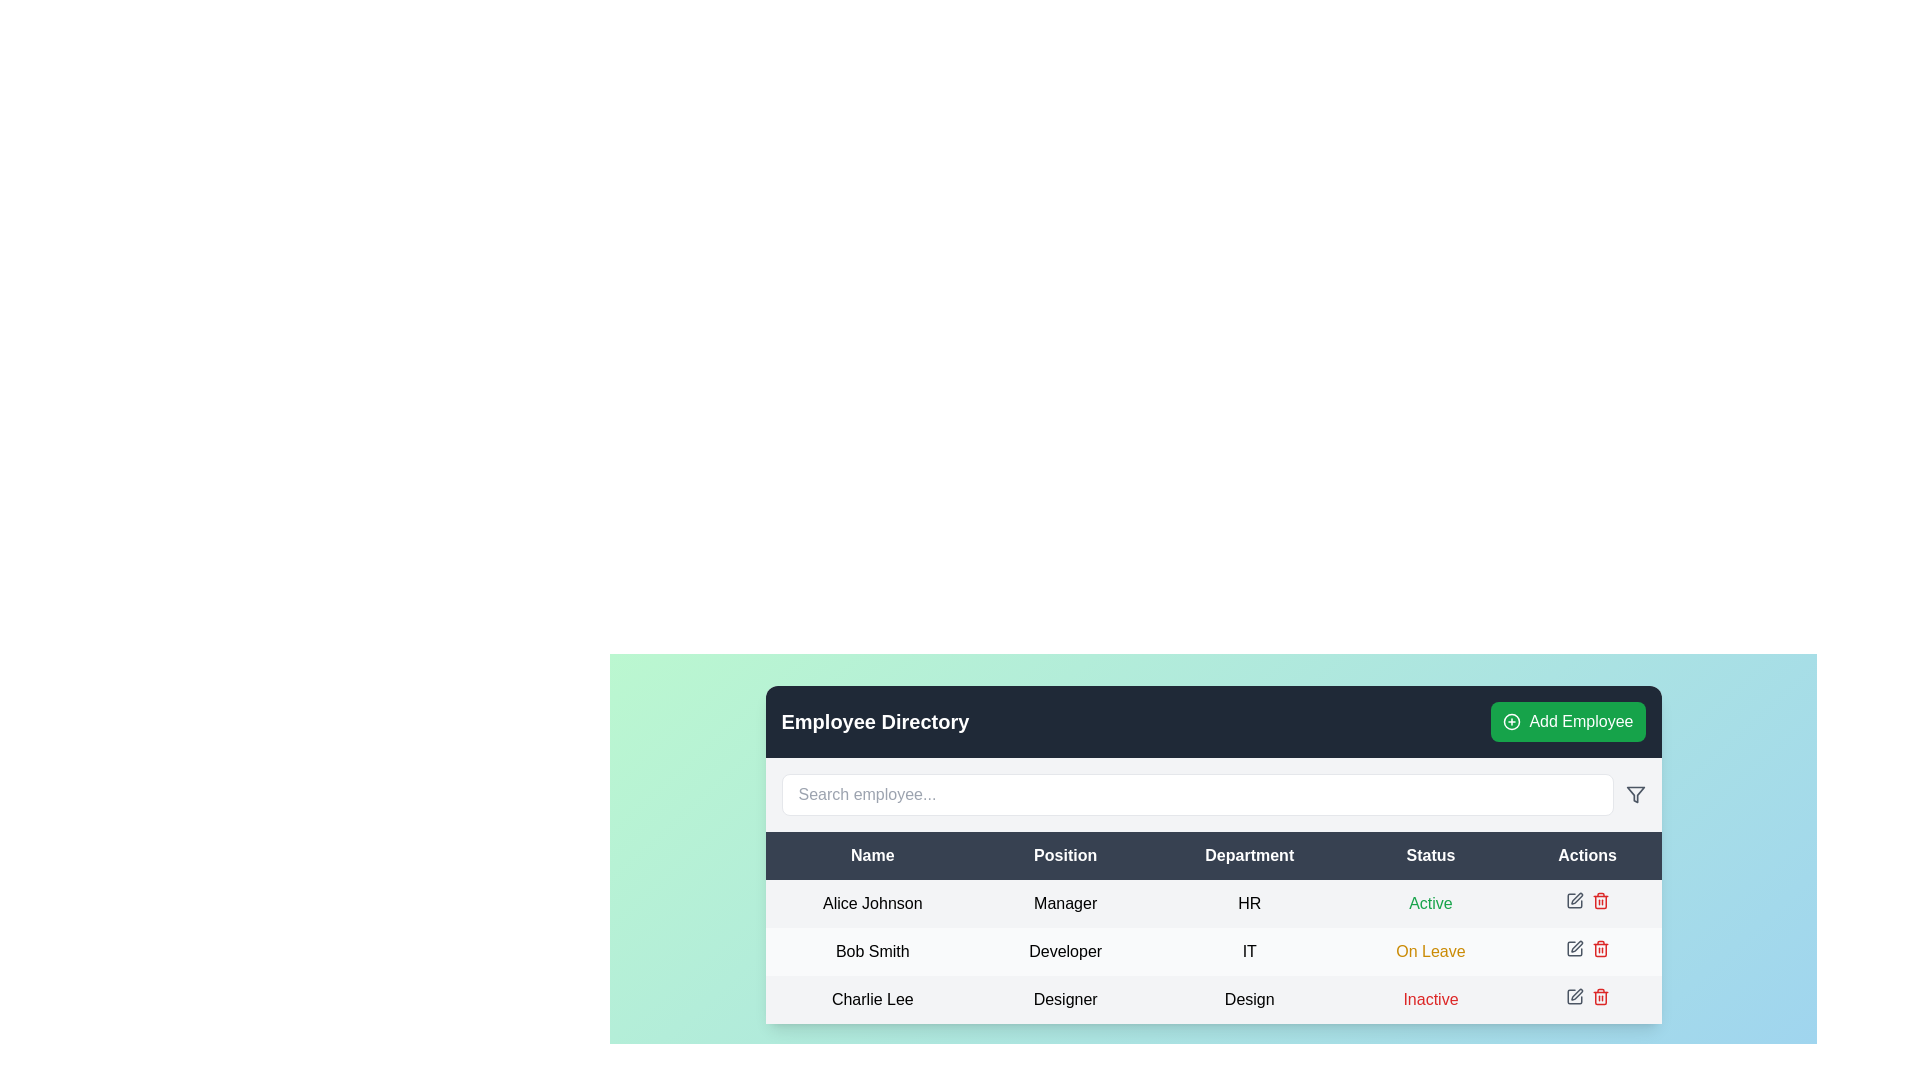  I want to click on the 'Developer' text label in the second row under the 'Position' column of the table layout, so click(1064, 951).